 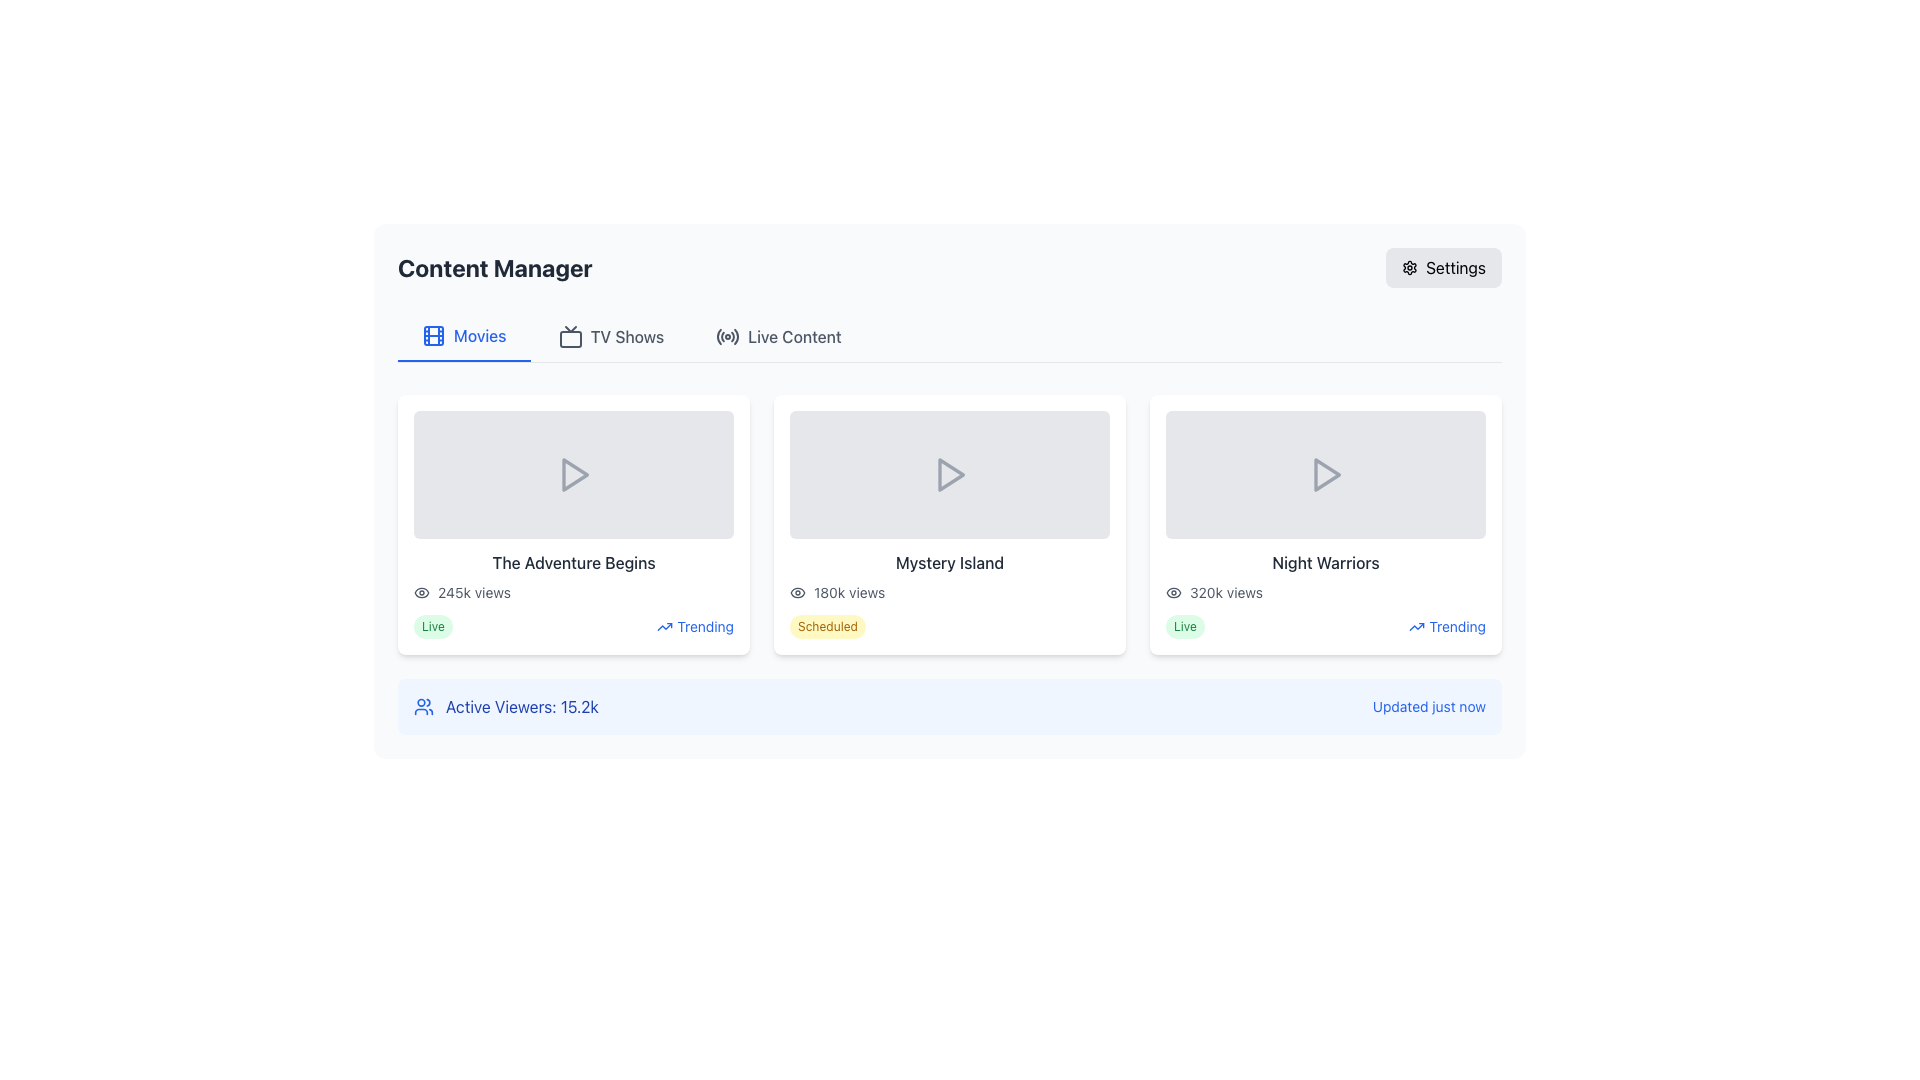 I want to click on the Text element that displays the number of active viewers, located in the central right region of the interface, following an icon graphic, so click(x=522, y=705).